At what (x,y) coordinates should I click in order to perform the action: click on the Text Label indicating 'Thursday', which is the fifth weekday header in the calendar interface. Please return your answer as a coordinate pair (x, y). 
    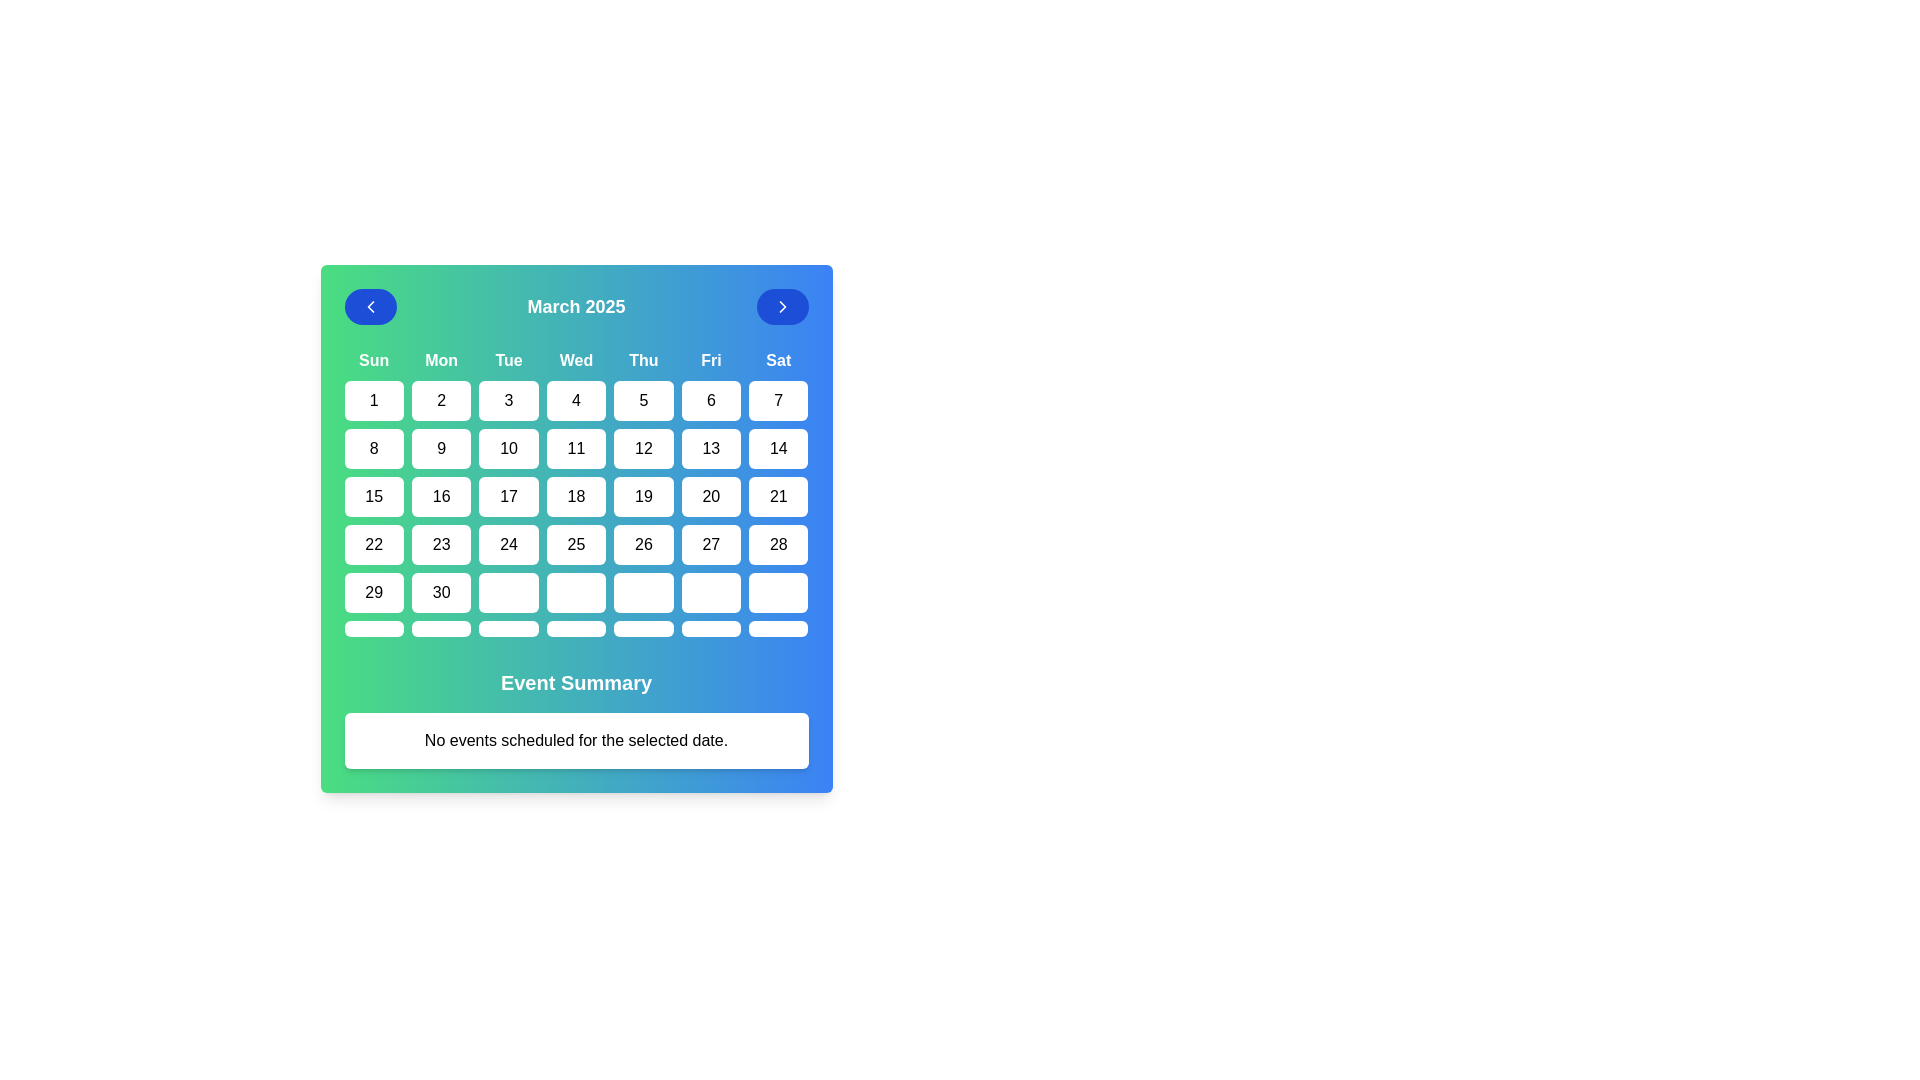
    Looking at the image, I should click on (643, 361).